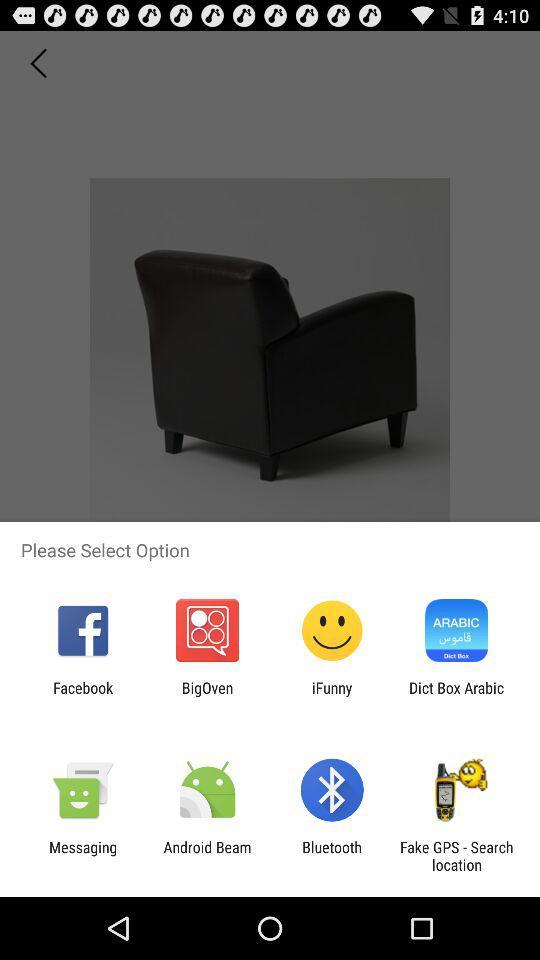  What do you see at coordinates (206, 855) in the screenshot?
I see `android beam icon` at bounding box center [206, 855].